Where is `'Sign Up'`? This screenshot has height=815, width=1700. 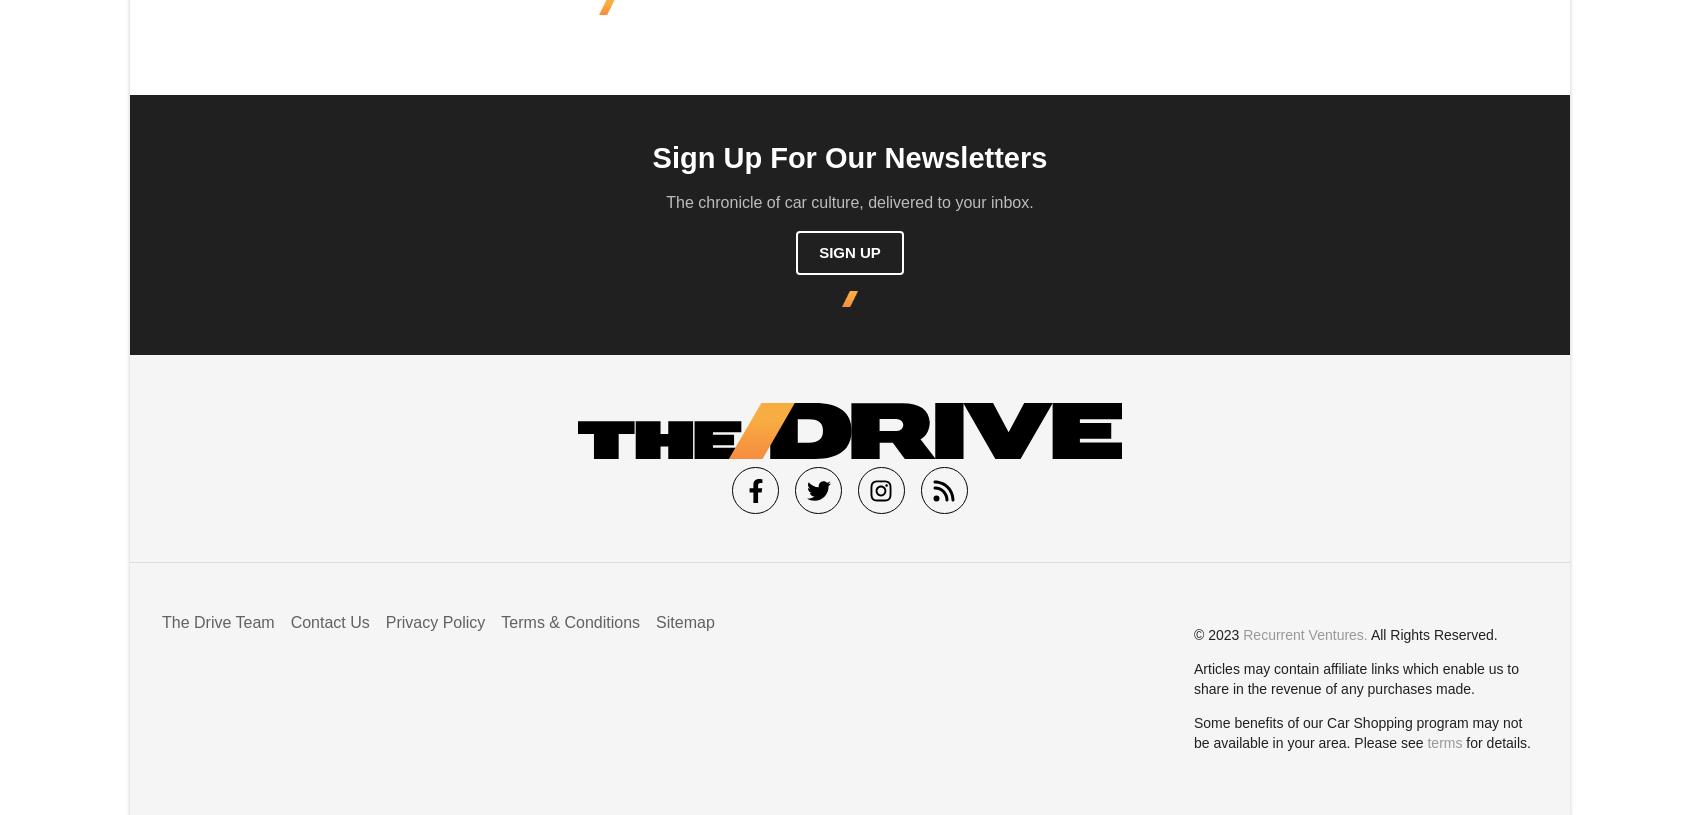
'Sign Up' is located at coordinates (848, 252).